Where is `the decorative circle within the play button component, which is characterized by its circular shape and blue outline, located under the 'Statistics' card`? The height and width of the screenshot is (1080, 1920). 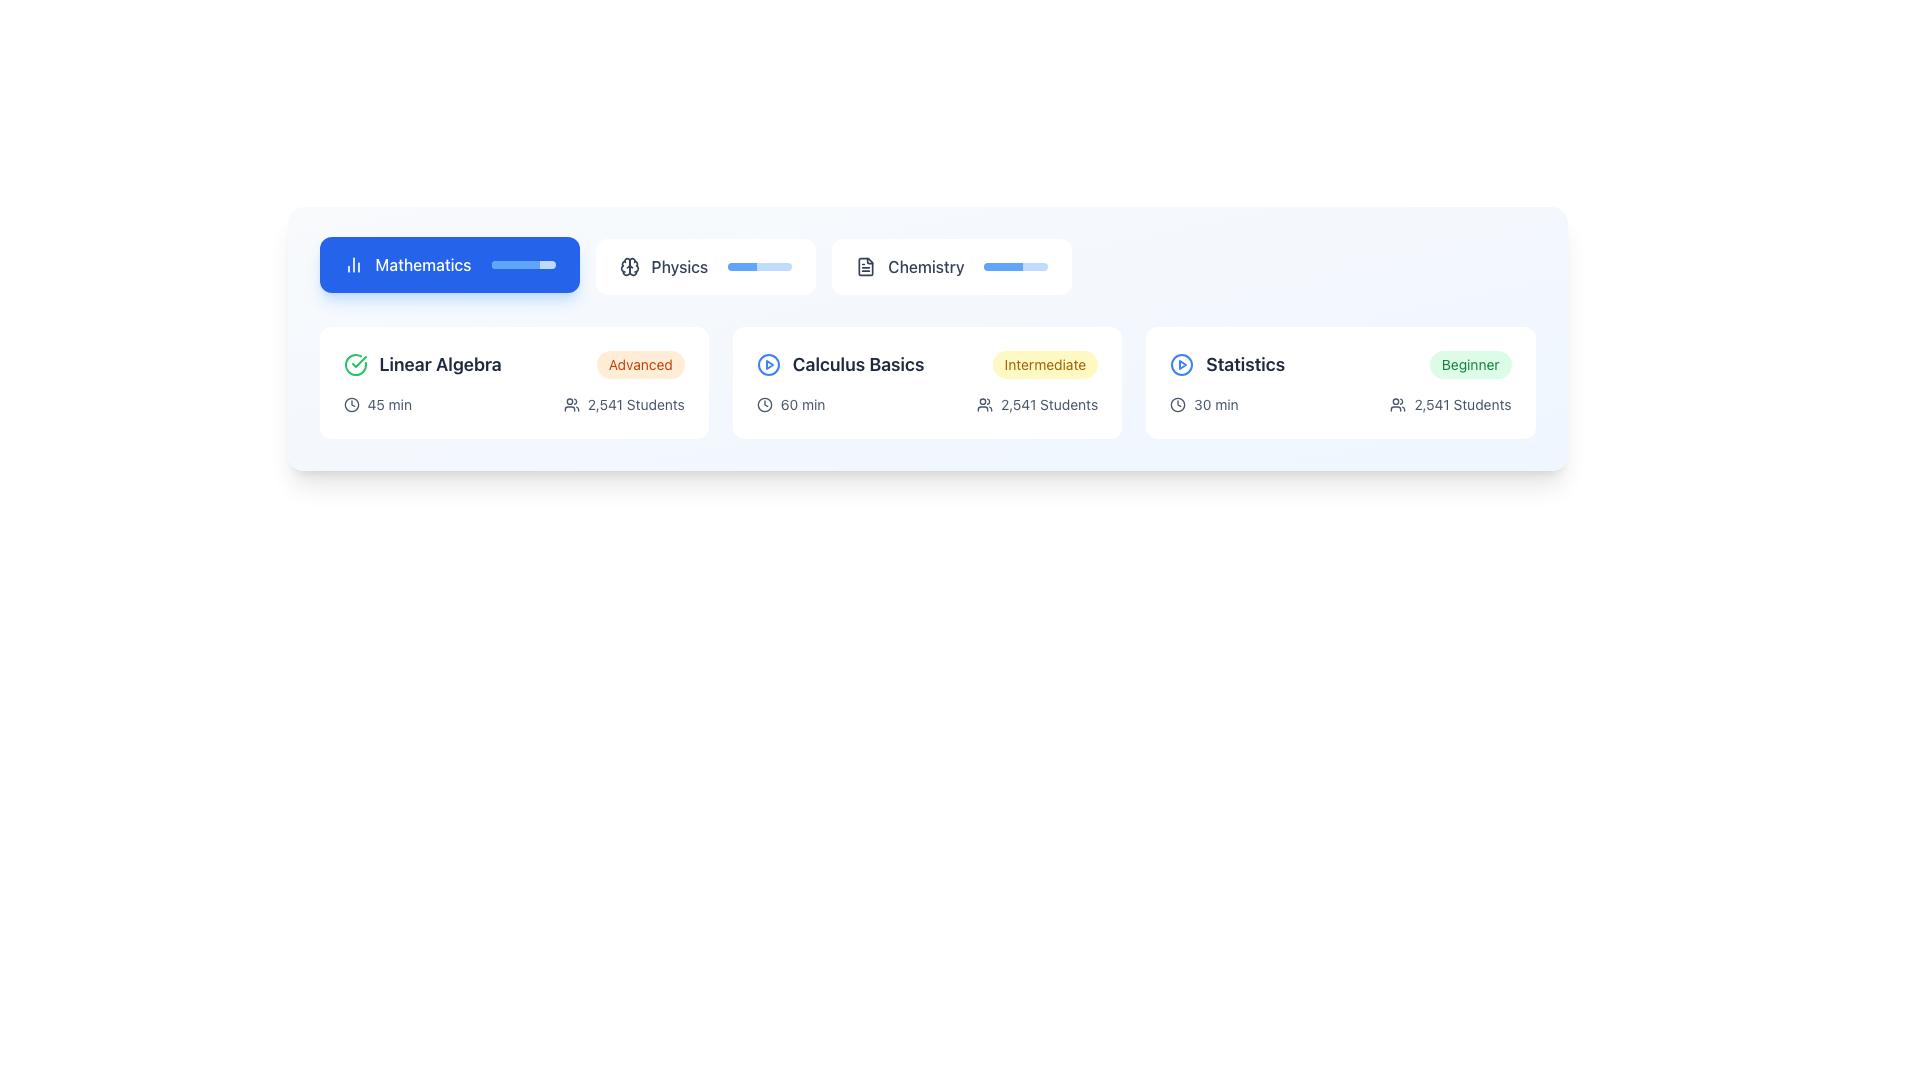 the decorative circle within the play button component, which is characterized by its circular shape and blue outline, located under the 'Statistics' card is located at coordinates (767, 365).